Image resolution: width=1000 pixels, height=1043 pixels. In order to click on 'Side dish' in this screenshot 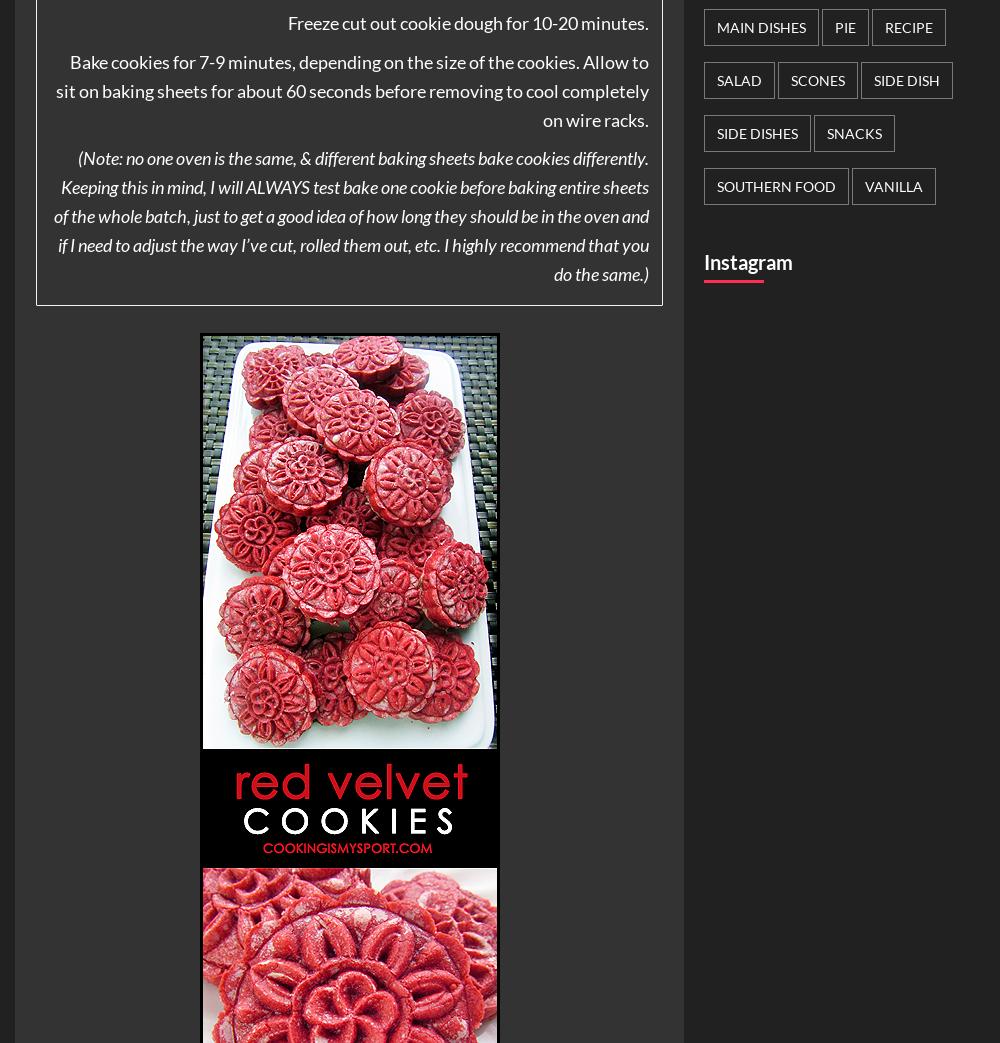, I will do `click(907, 79)`.